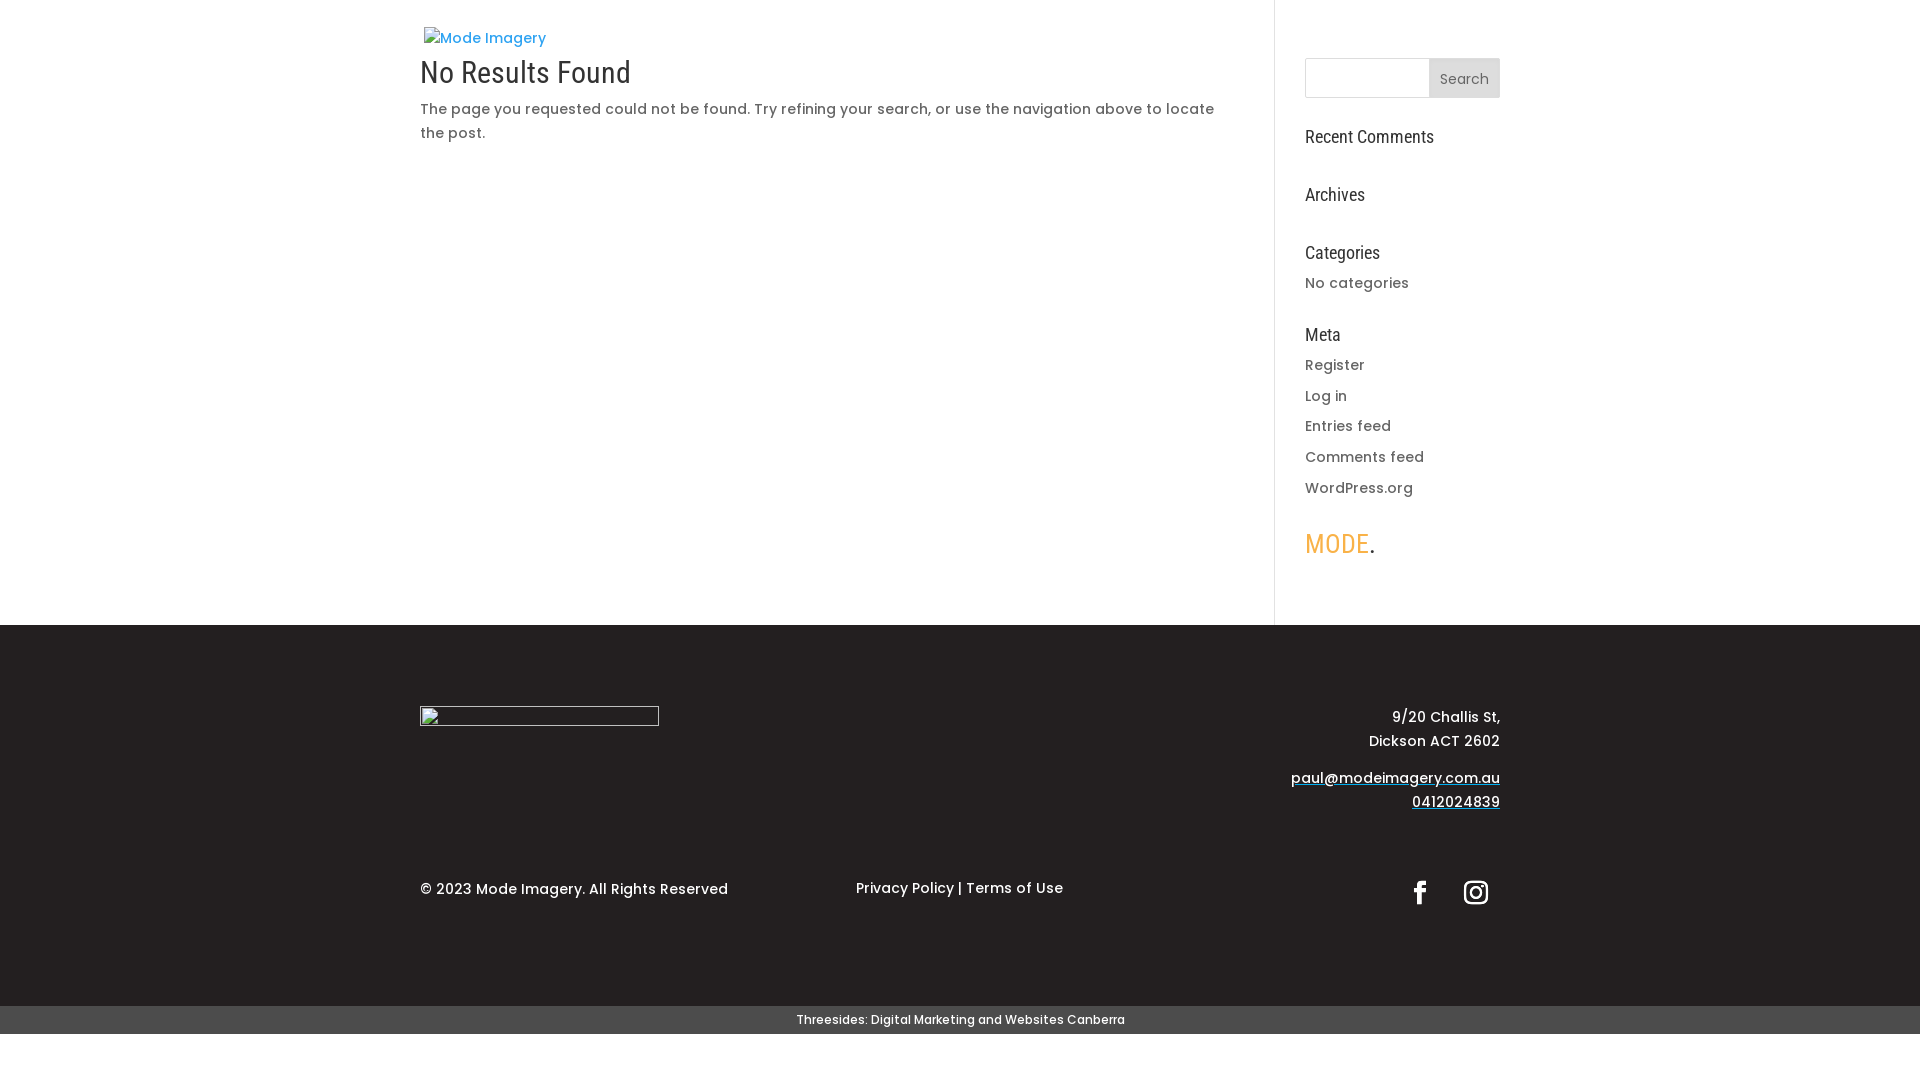 Image resolution: width=1920 pixels, height=1080 pixels. I want to click on 'Asset 2', so click(539, 759).